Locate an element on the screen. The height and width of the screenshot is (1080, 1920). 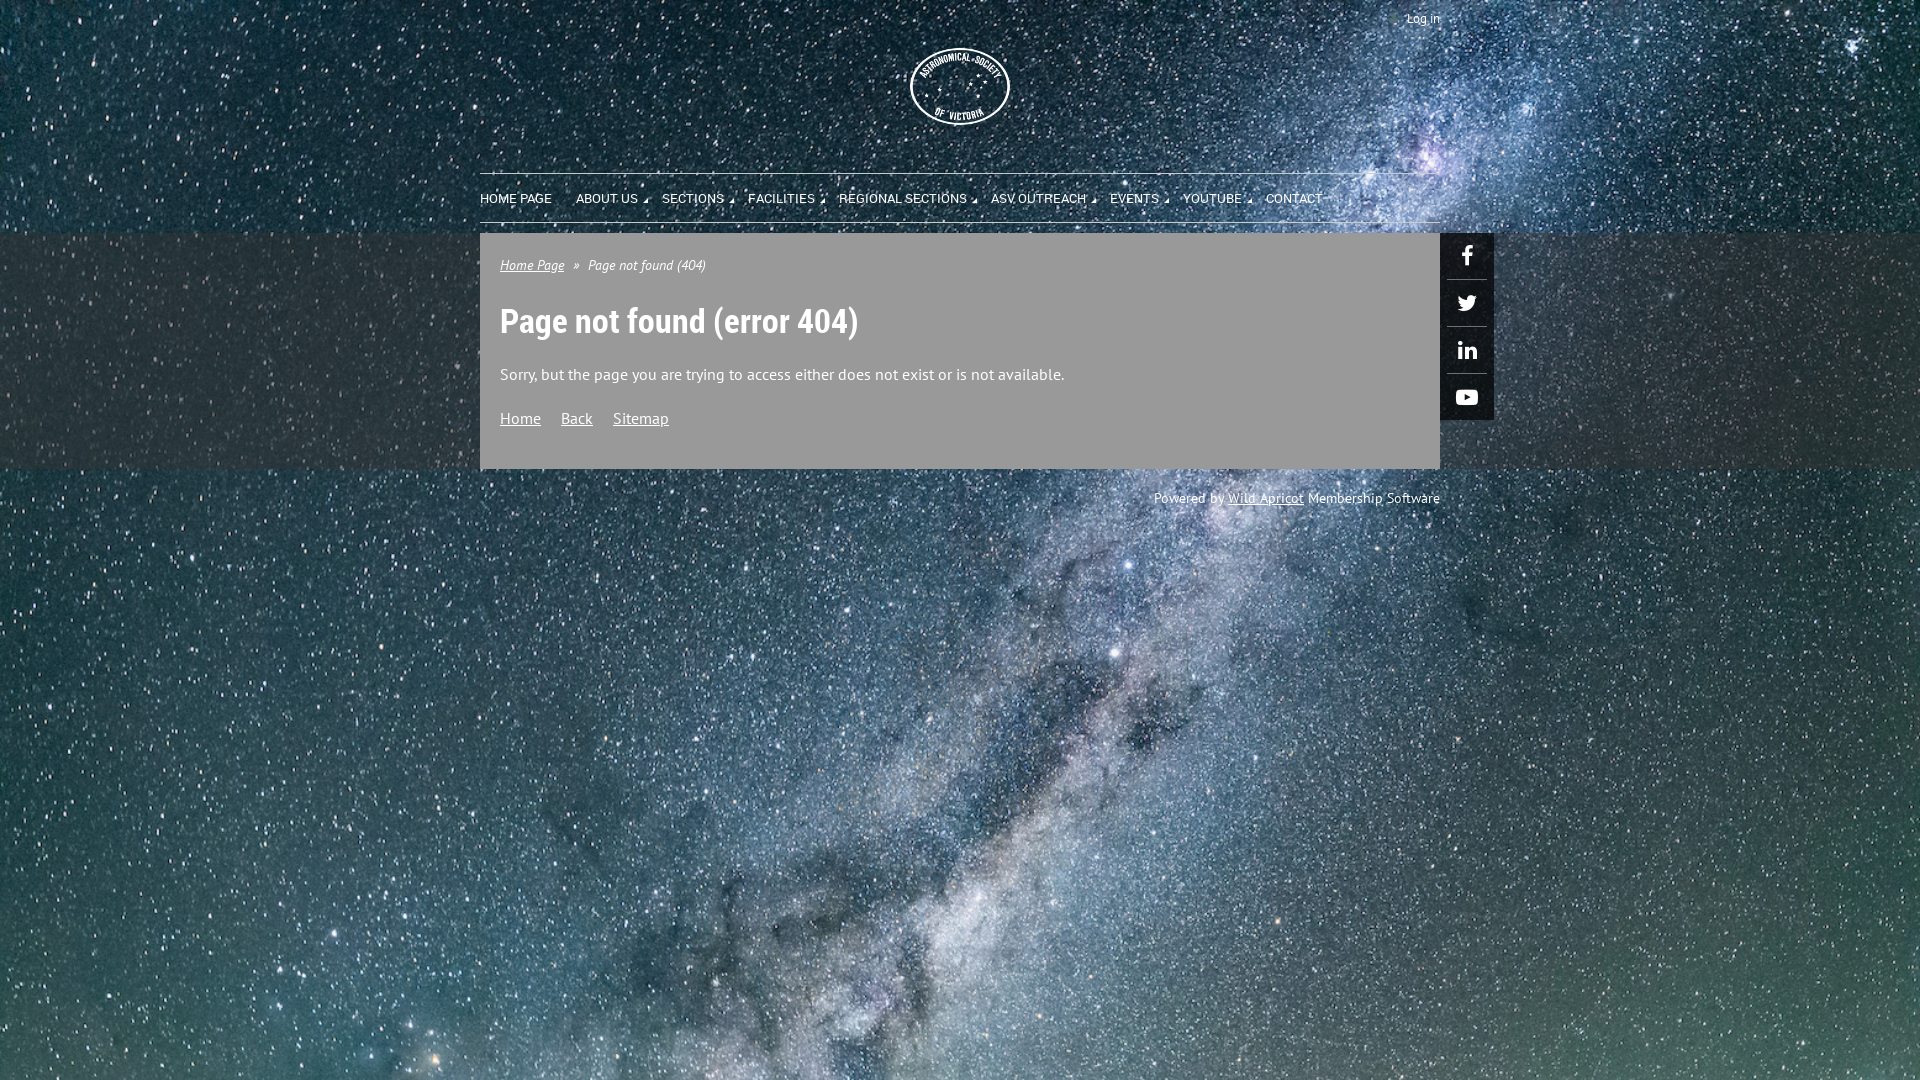
'YouTube' is located at coordinates (1467, 397).